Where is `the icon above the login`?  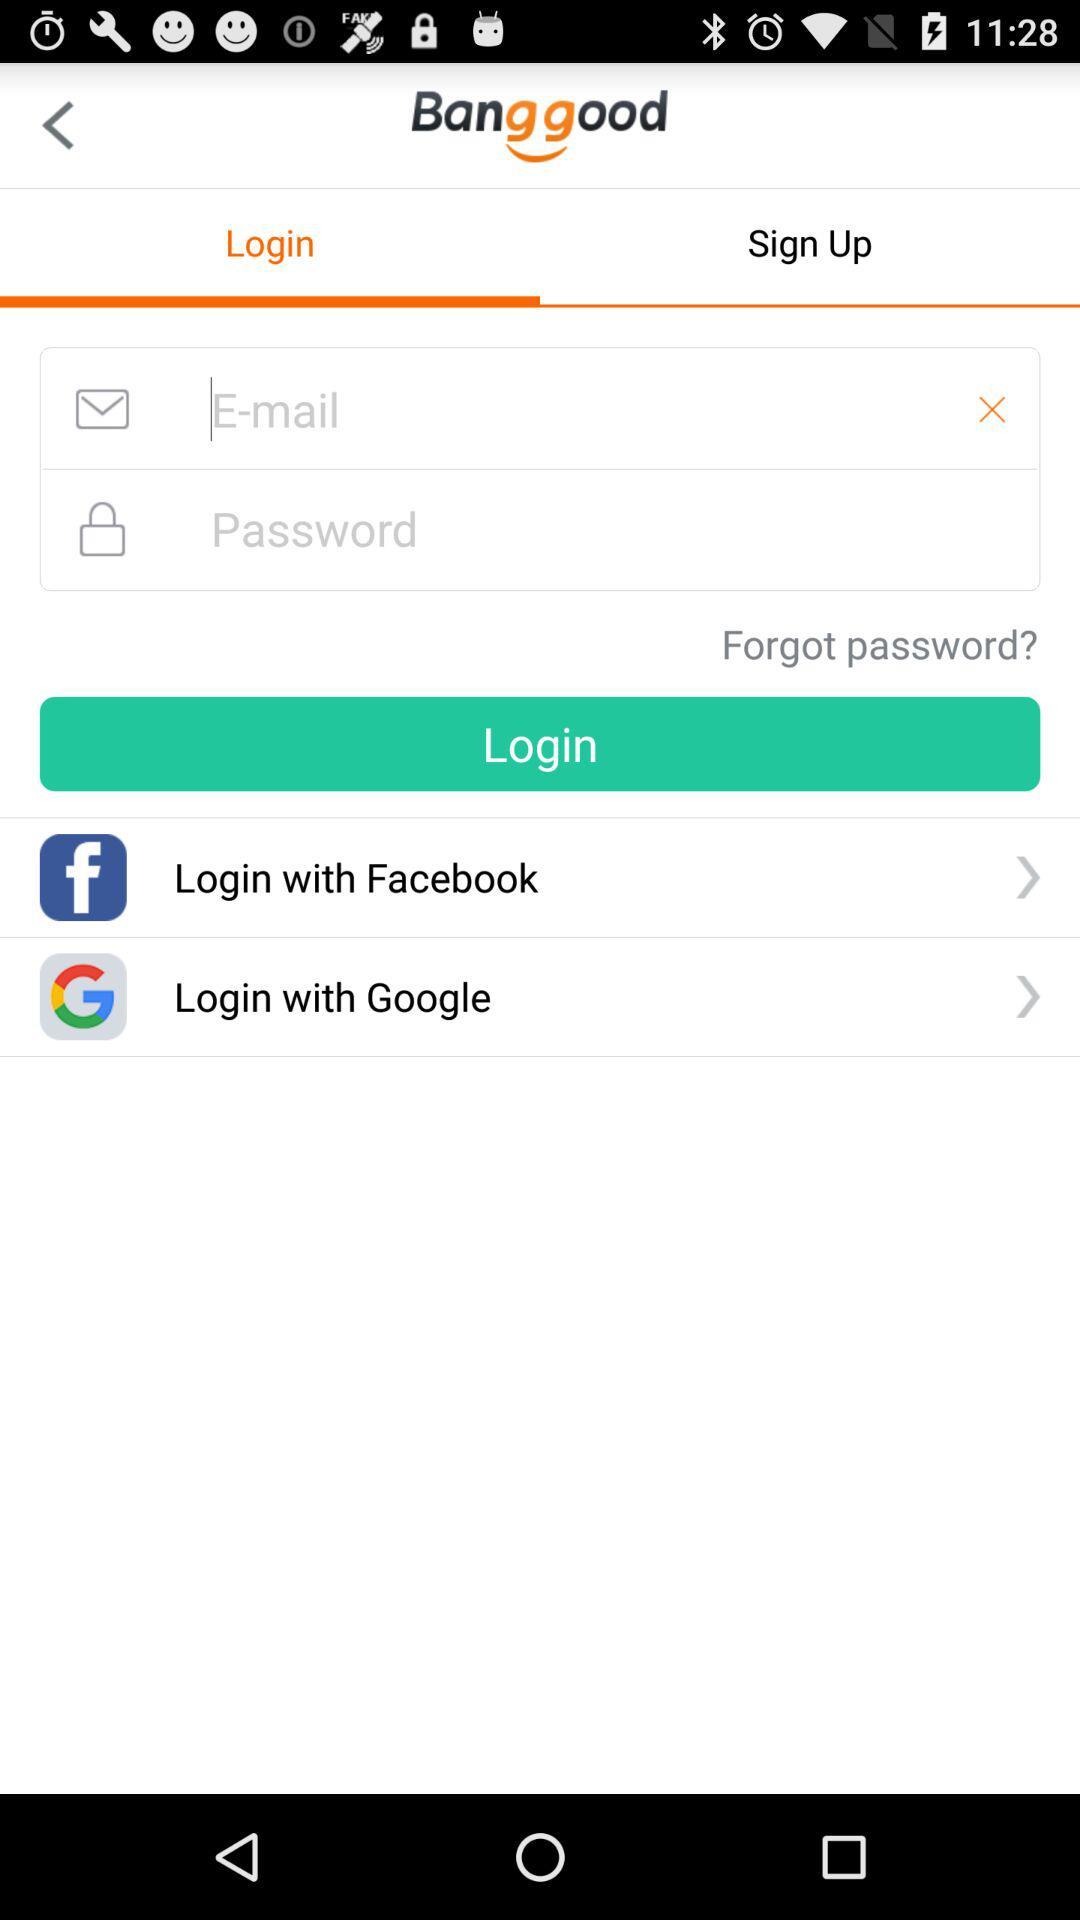 the icon above the login is located at coordinates (878, 643).